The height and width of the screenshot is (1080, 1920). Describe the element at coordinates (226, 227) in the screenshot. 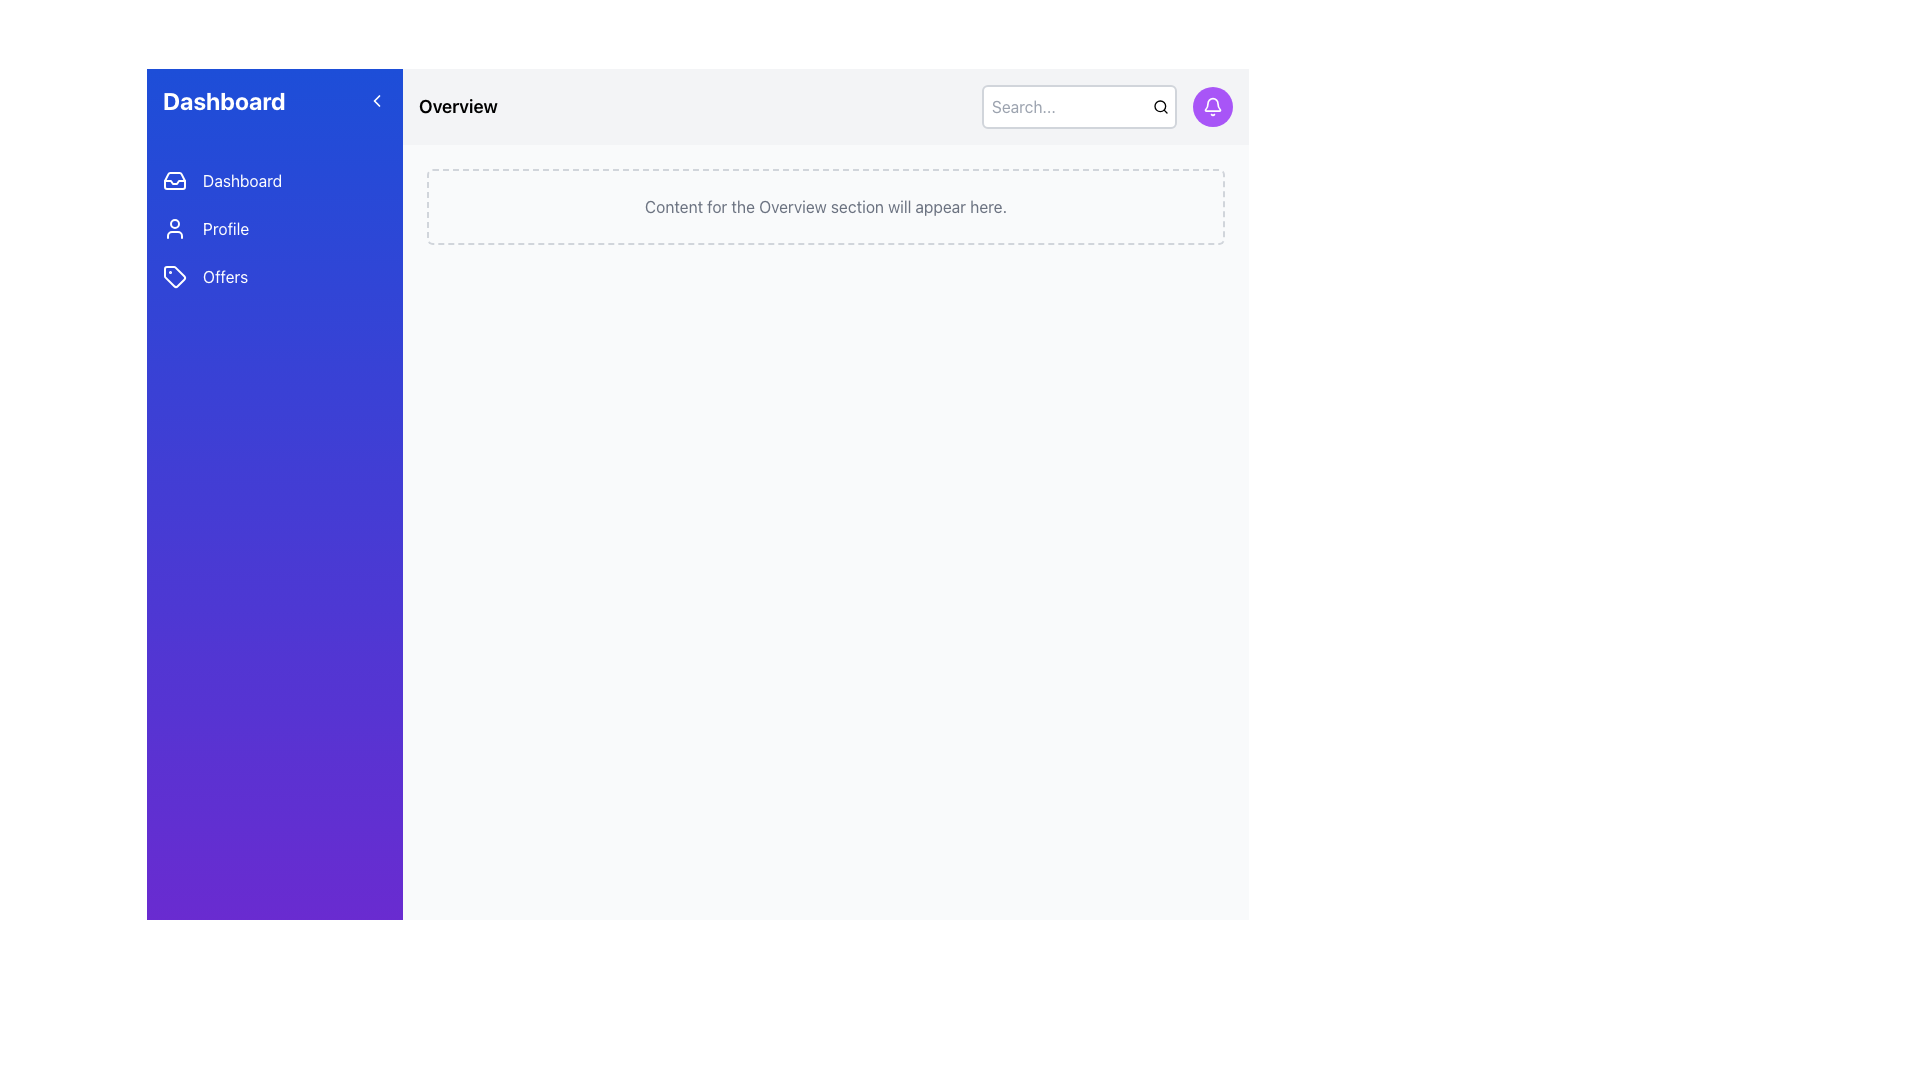

I see `the Profile text link located in the sidebar, which is the second menu item under the Dashboard text link` at that location.